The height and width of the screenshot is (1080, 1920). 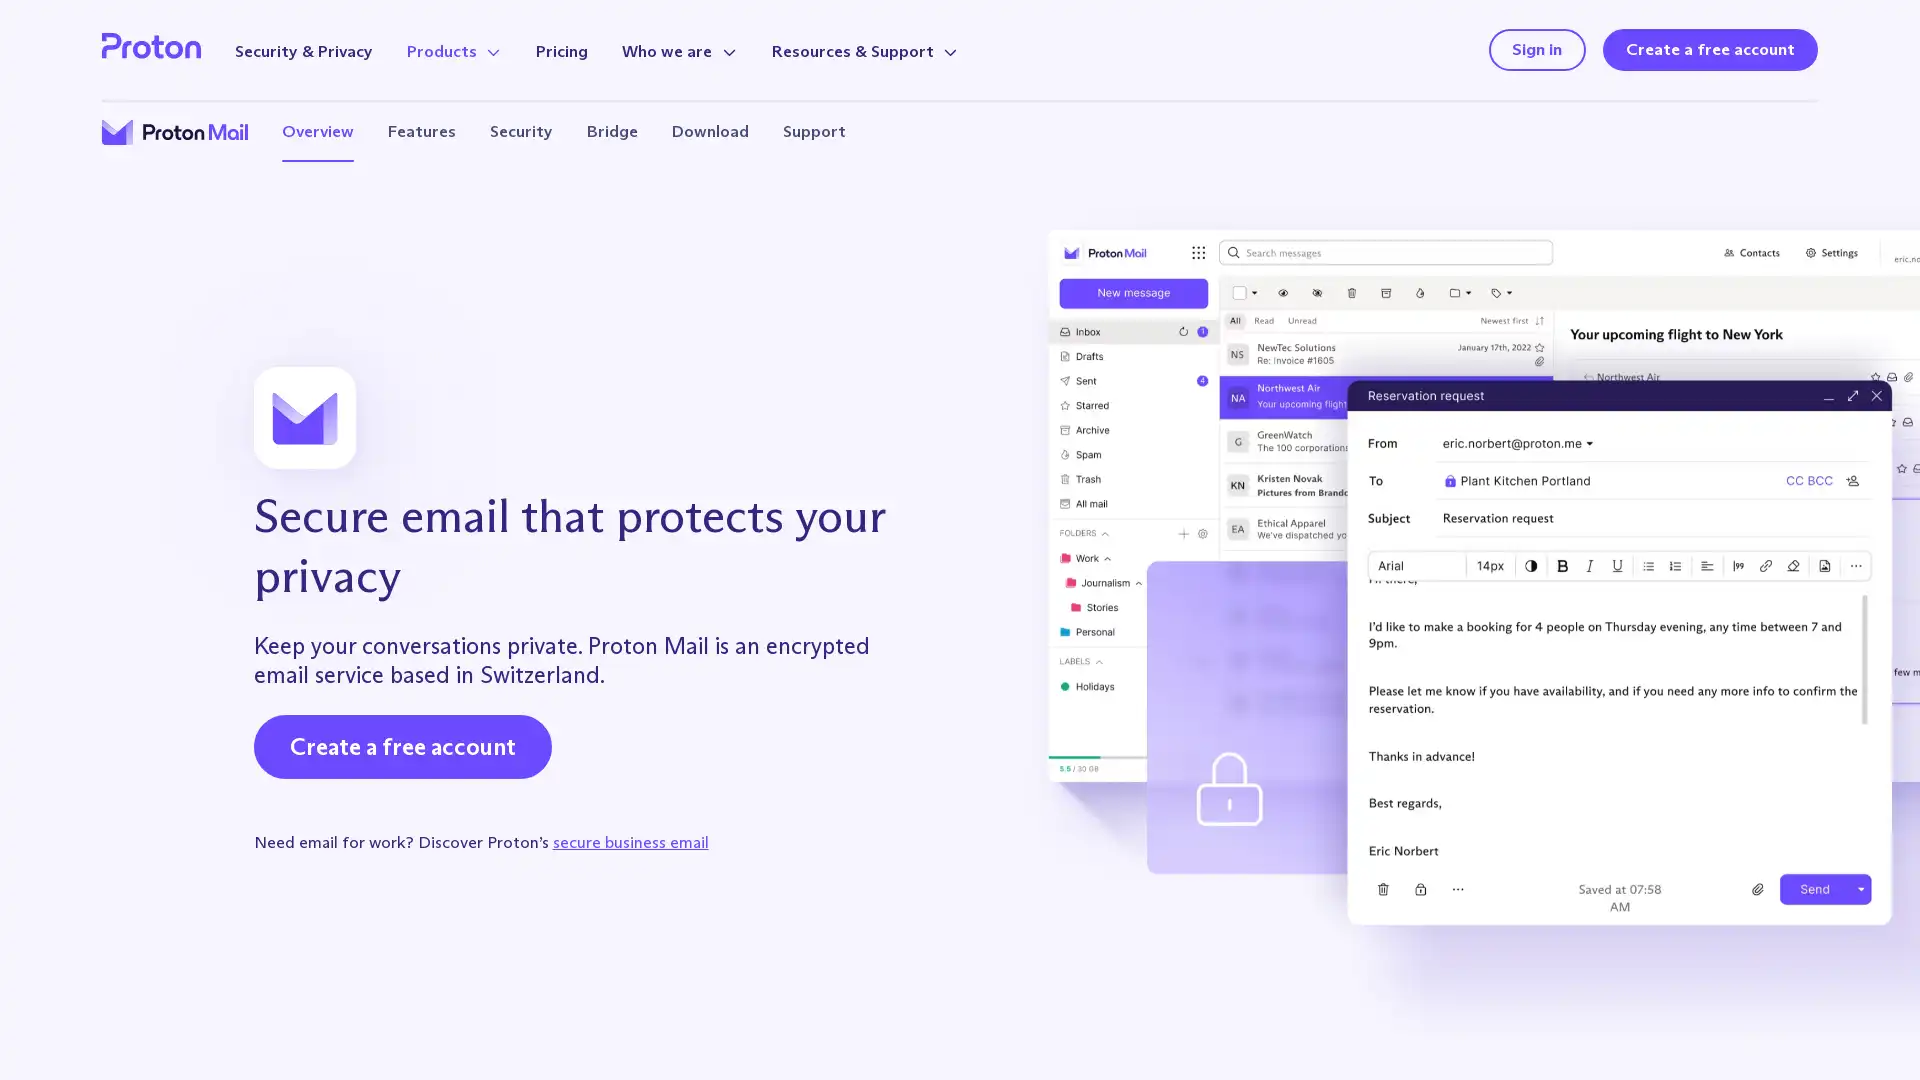 What do you see at coordinates (453, 50) in the screenshot?
I see `Products` at bounding box center [453, 50].